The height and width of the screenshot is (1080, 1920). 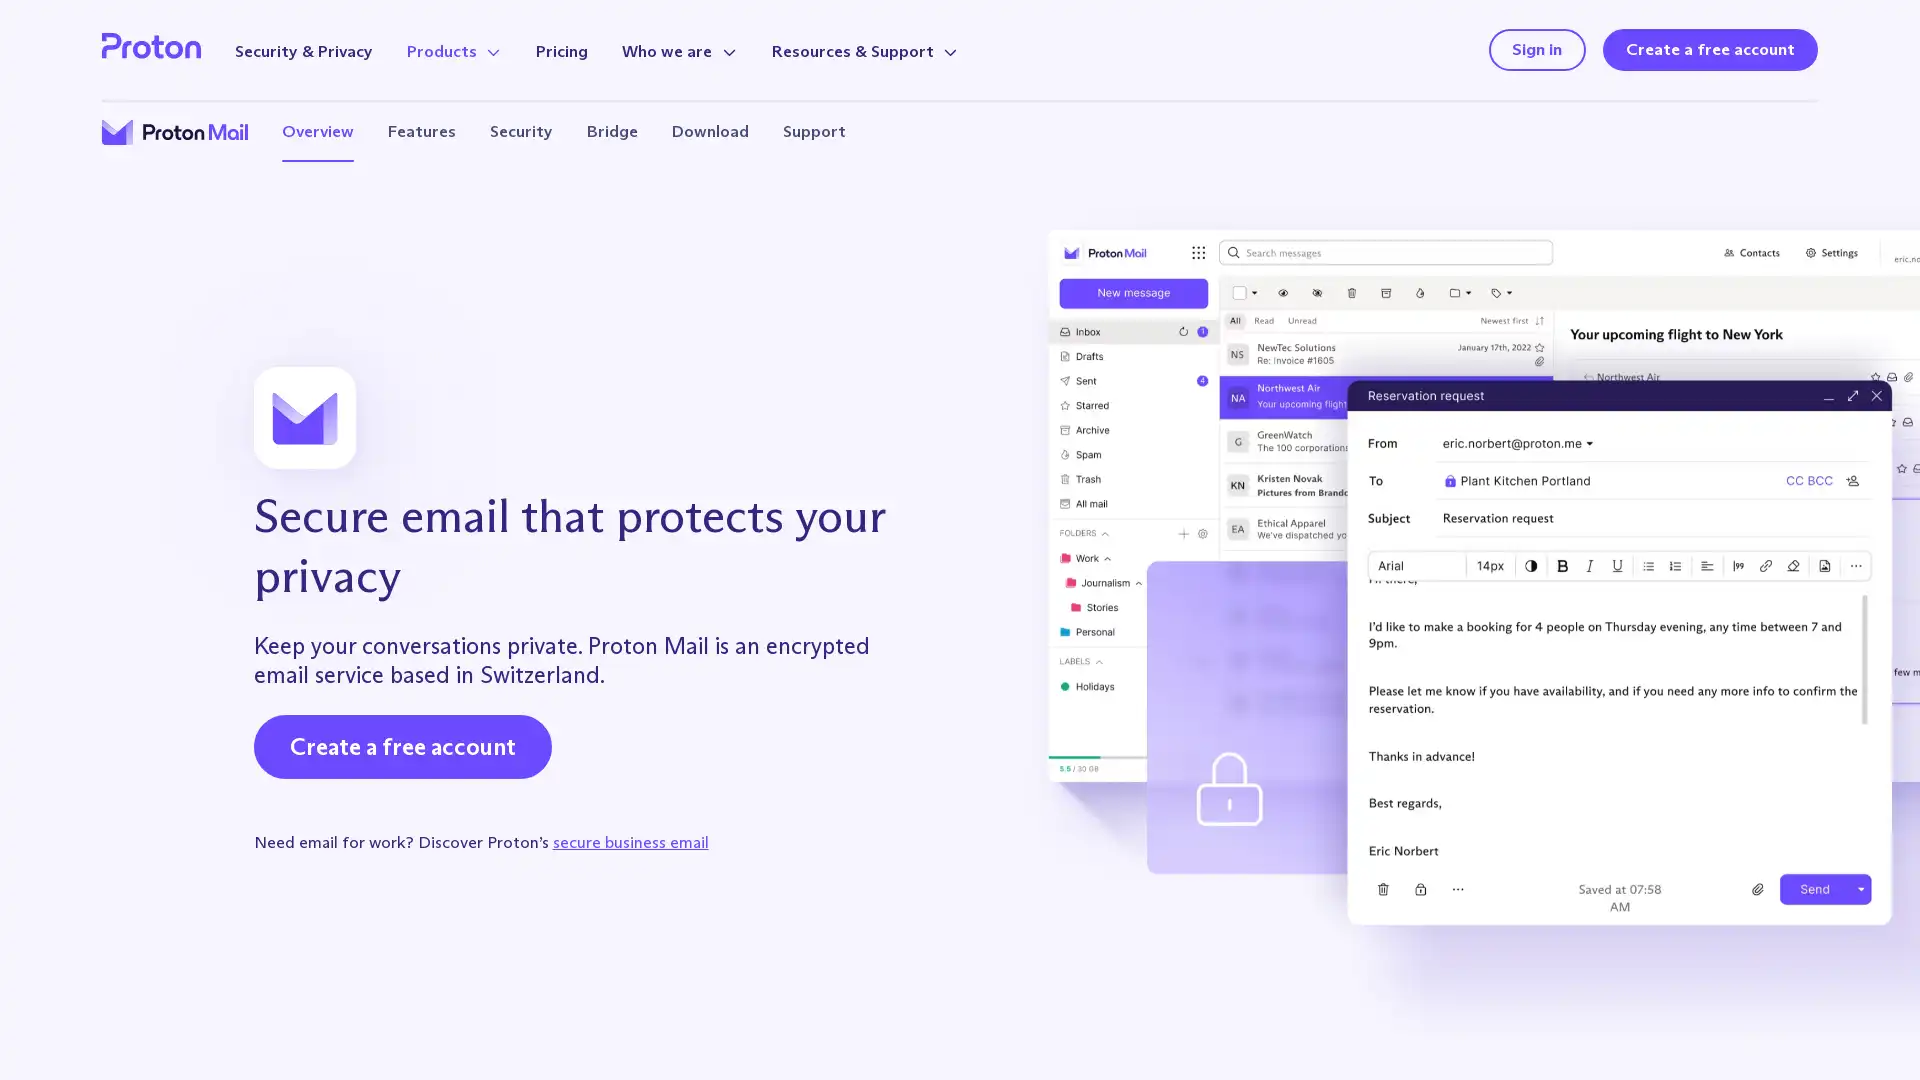 What do you see at coordinates (453, 50) in the screenshot?
I see `Products` at bounding box center [453, 50].